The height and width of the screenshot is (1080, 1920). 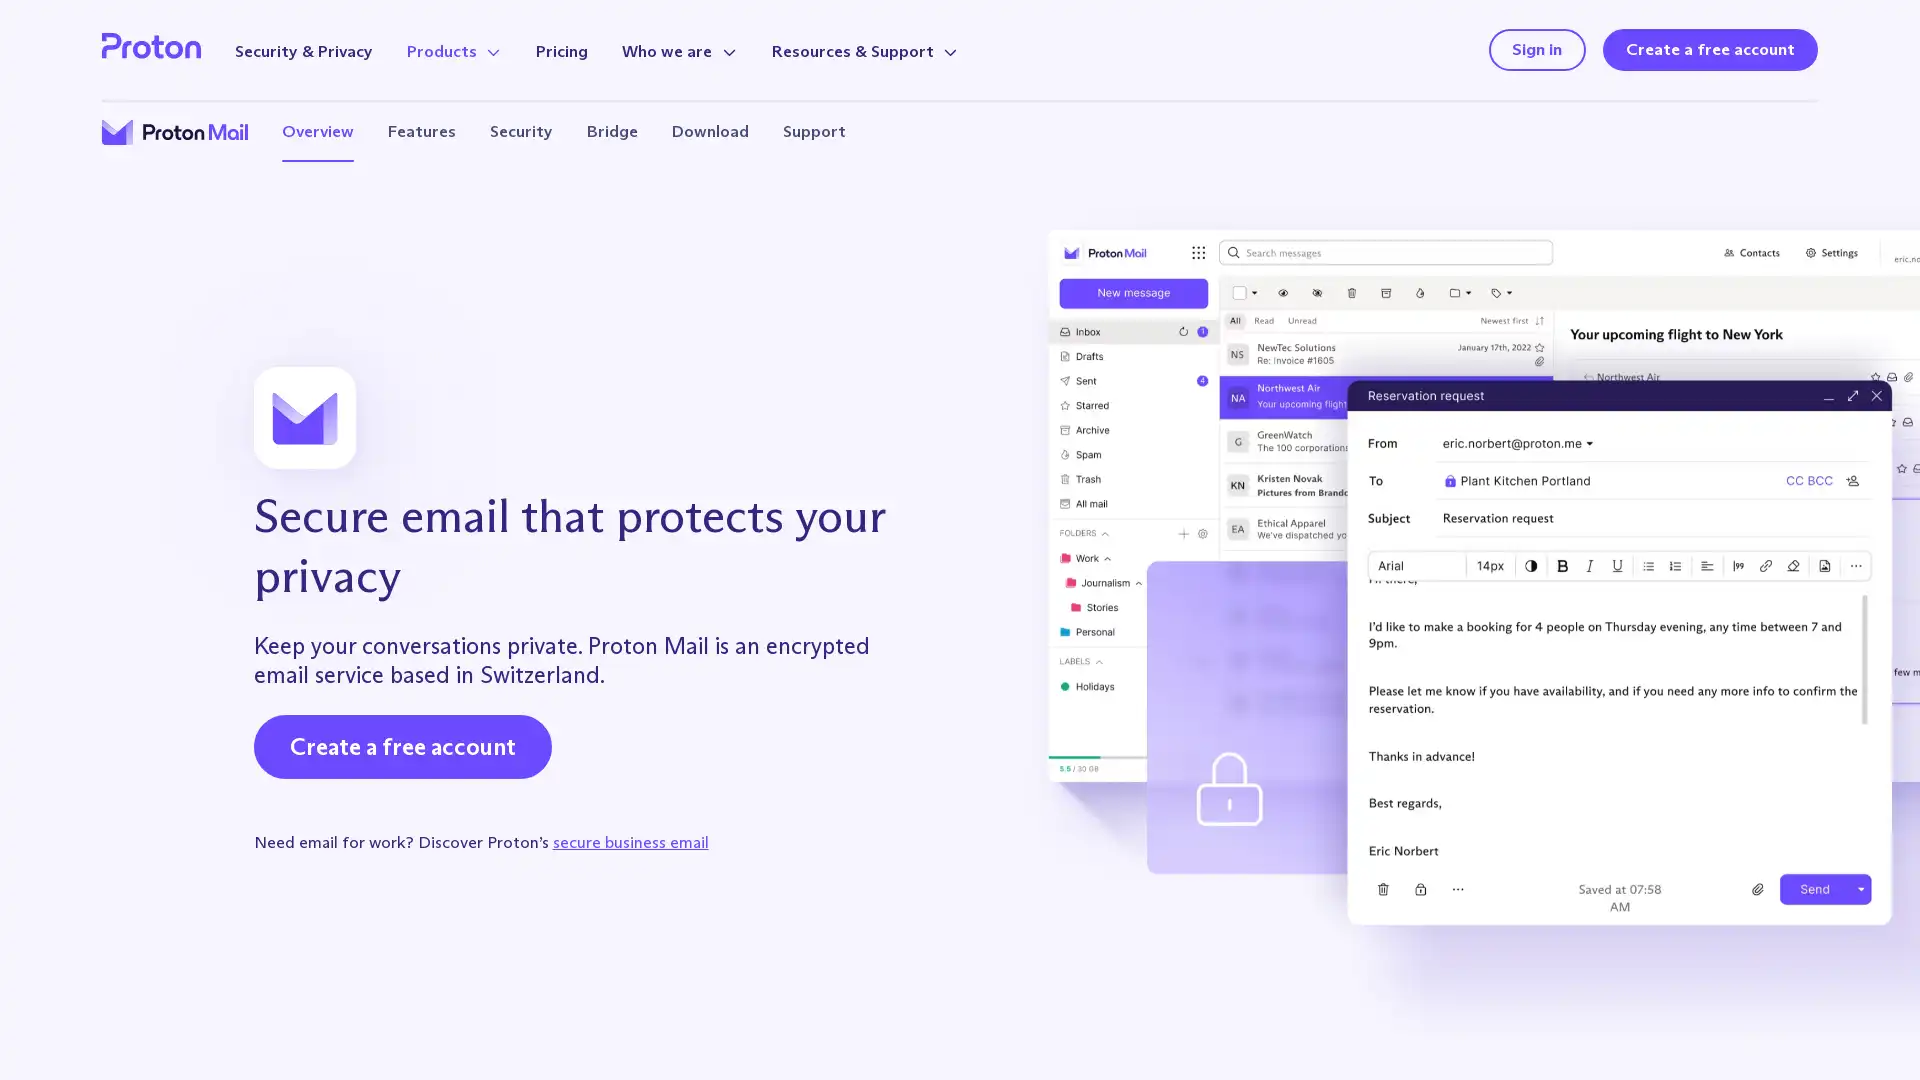 What do you see at coordinates (453, 50) in the screenshot?
I see `Products` at bounding box center [453, 50].